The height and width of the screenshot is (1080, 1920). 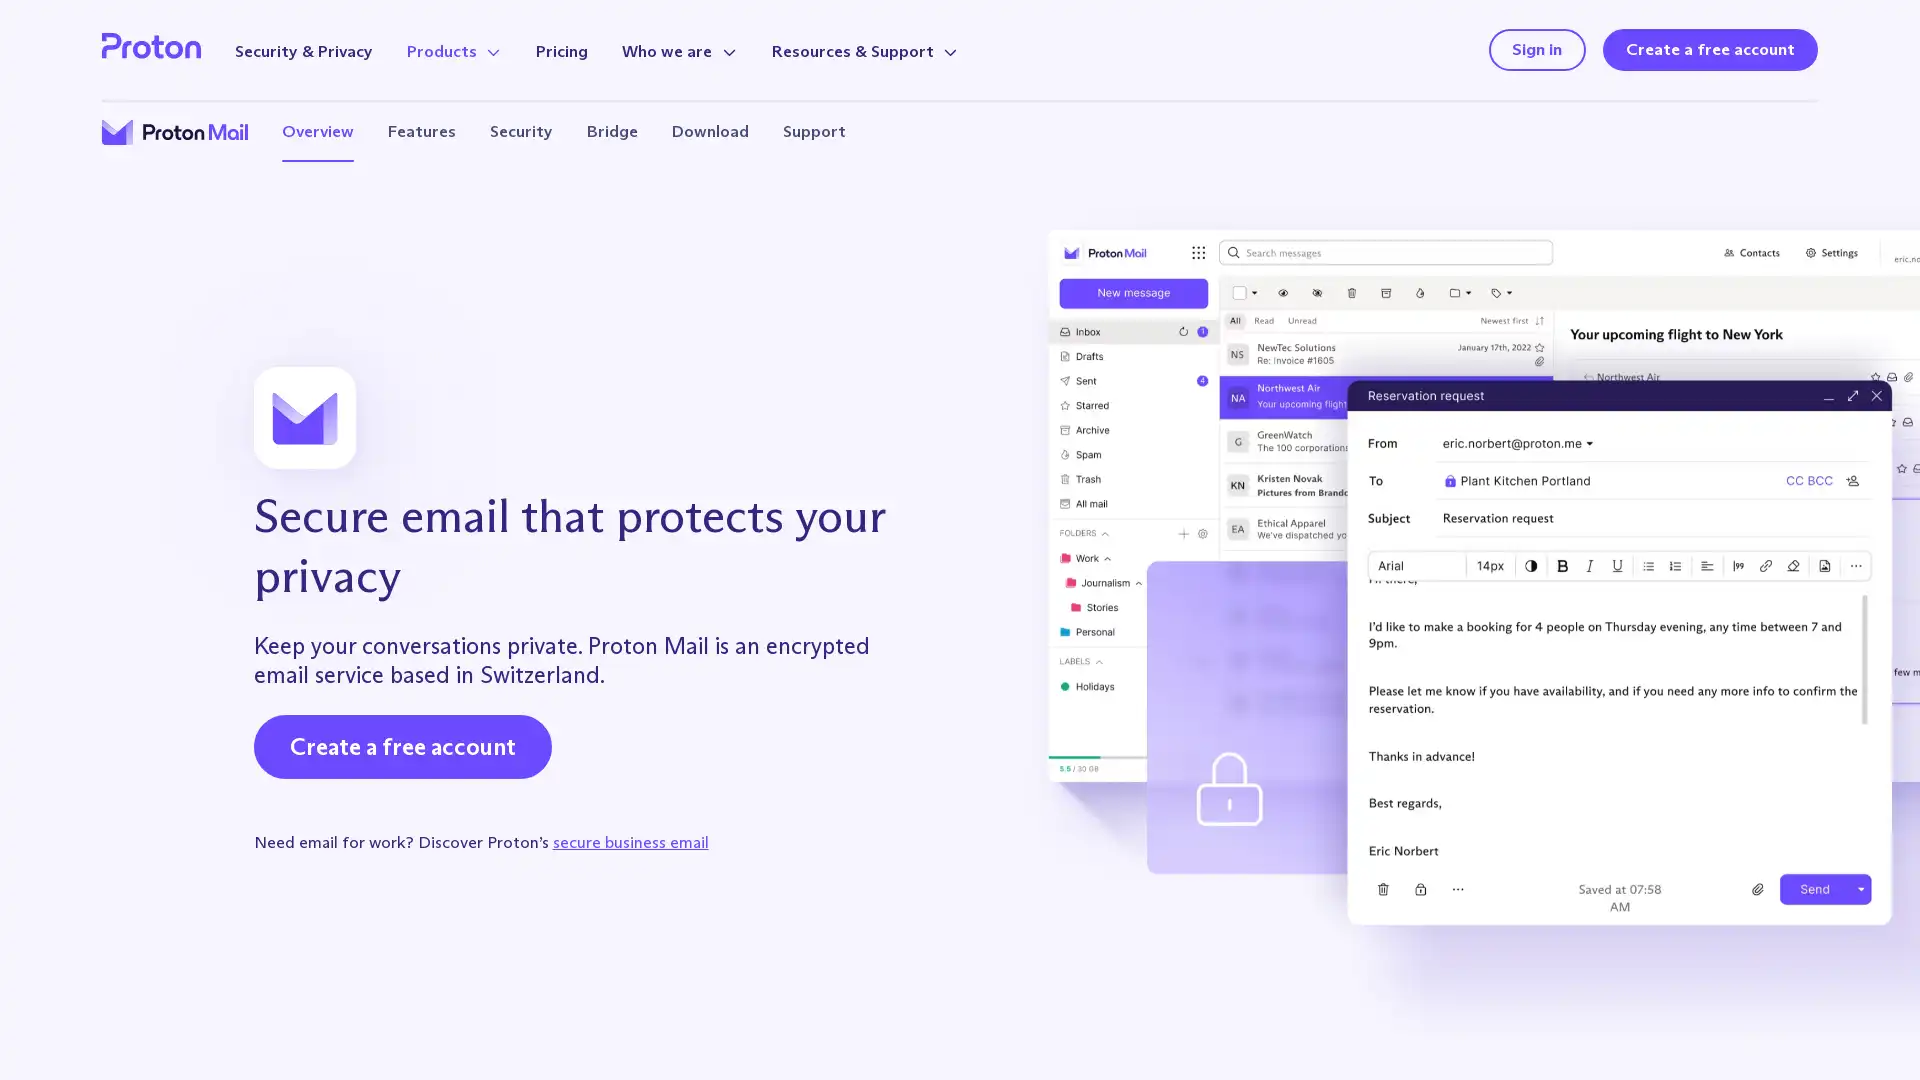 What do you see at coordinates (453, 50) in the screenshot?
I see `Products` at bounding box center [453, 50].